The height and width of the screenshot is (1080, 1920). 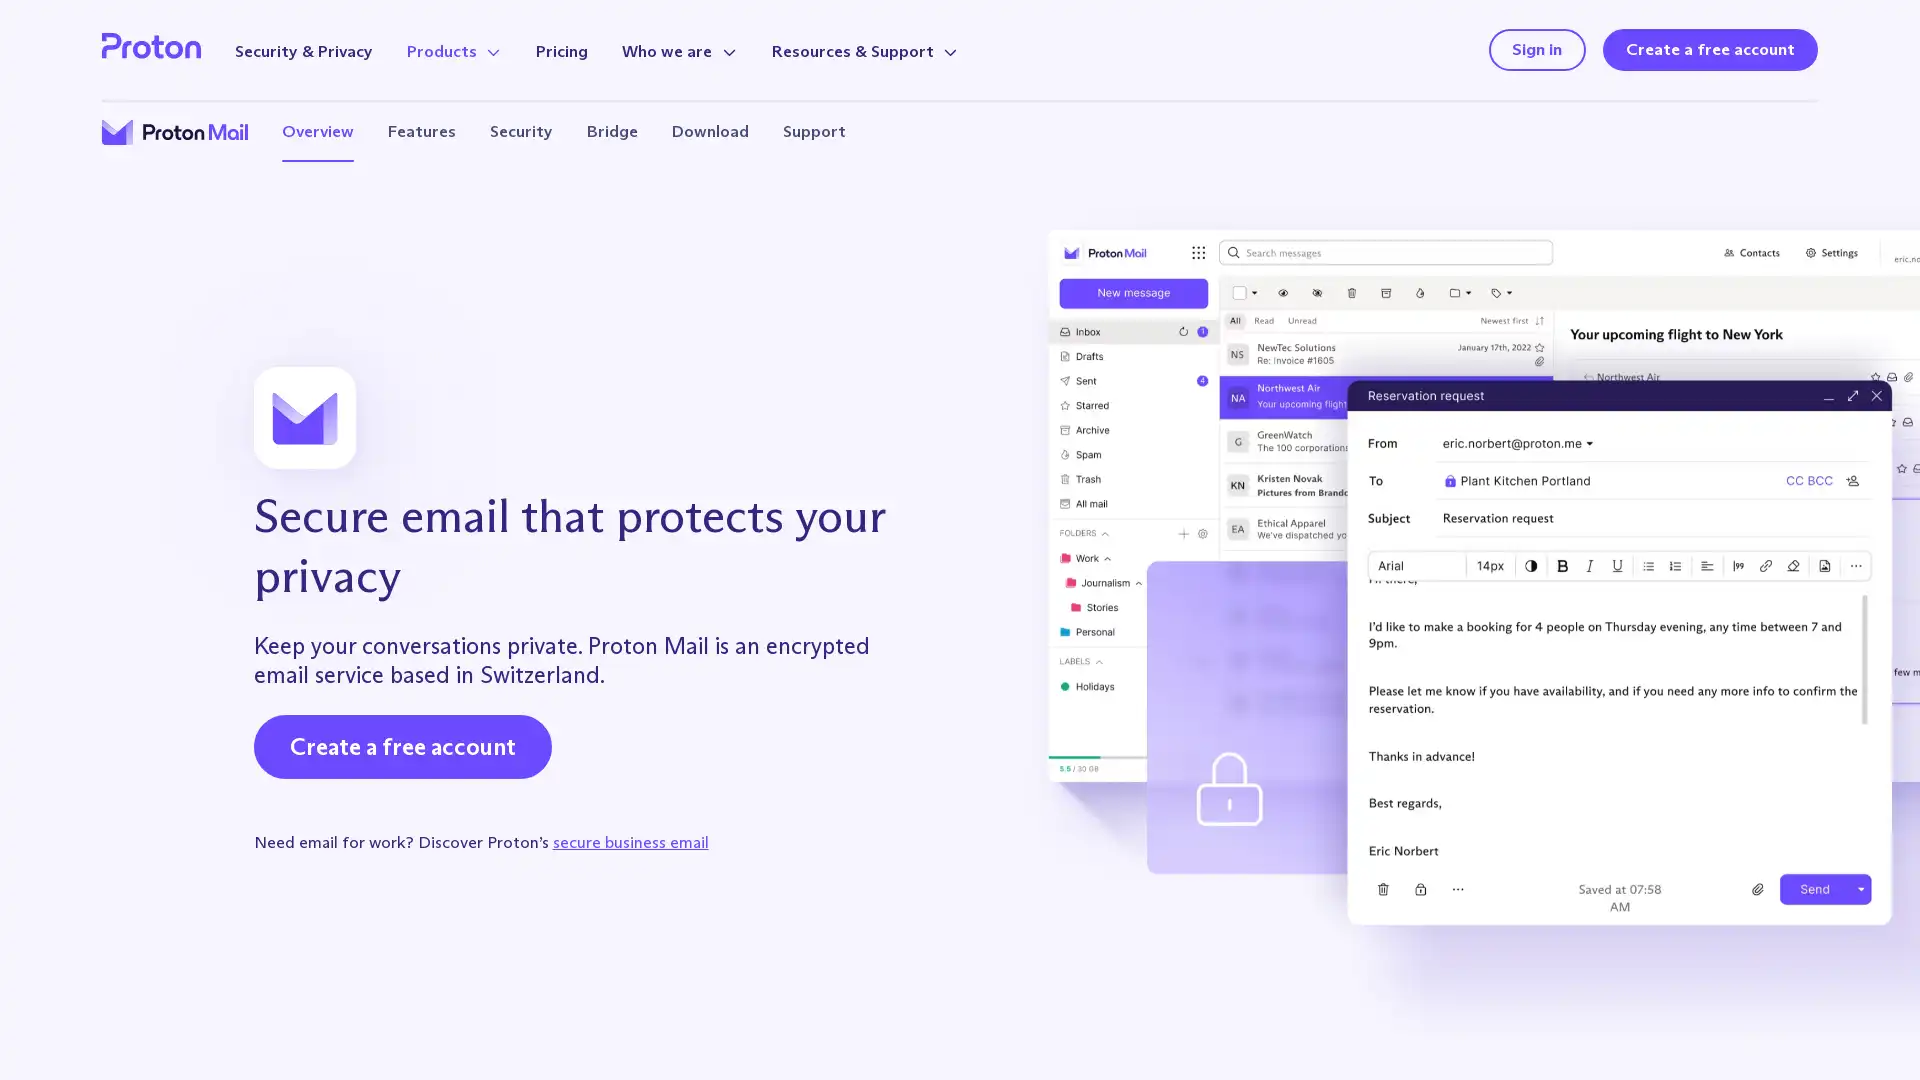 What do you see at coordinates (453, 50) in the screenshot?
I see `Products` at bounding box center [453, 50].